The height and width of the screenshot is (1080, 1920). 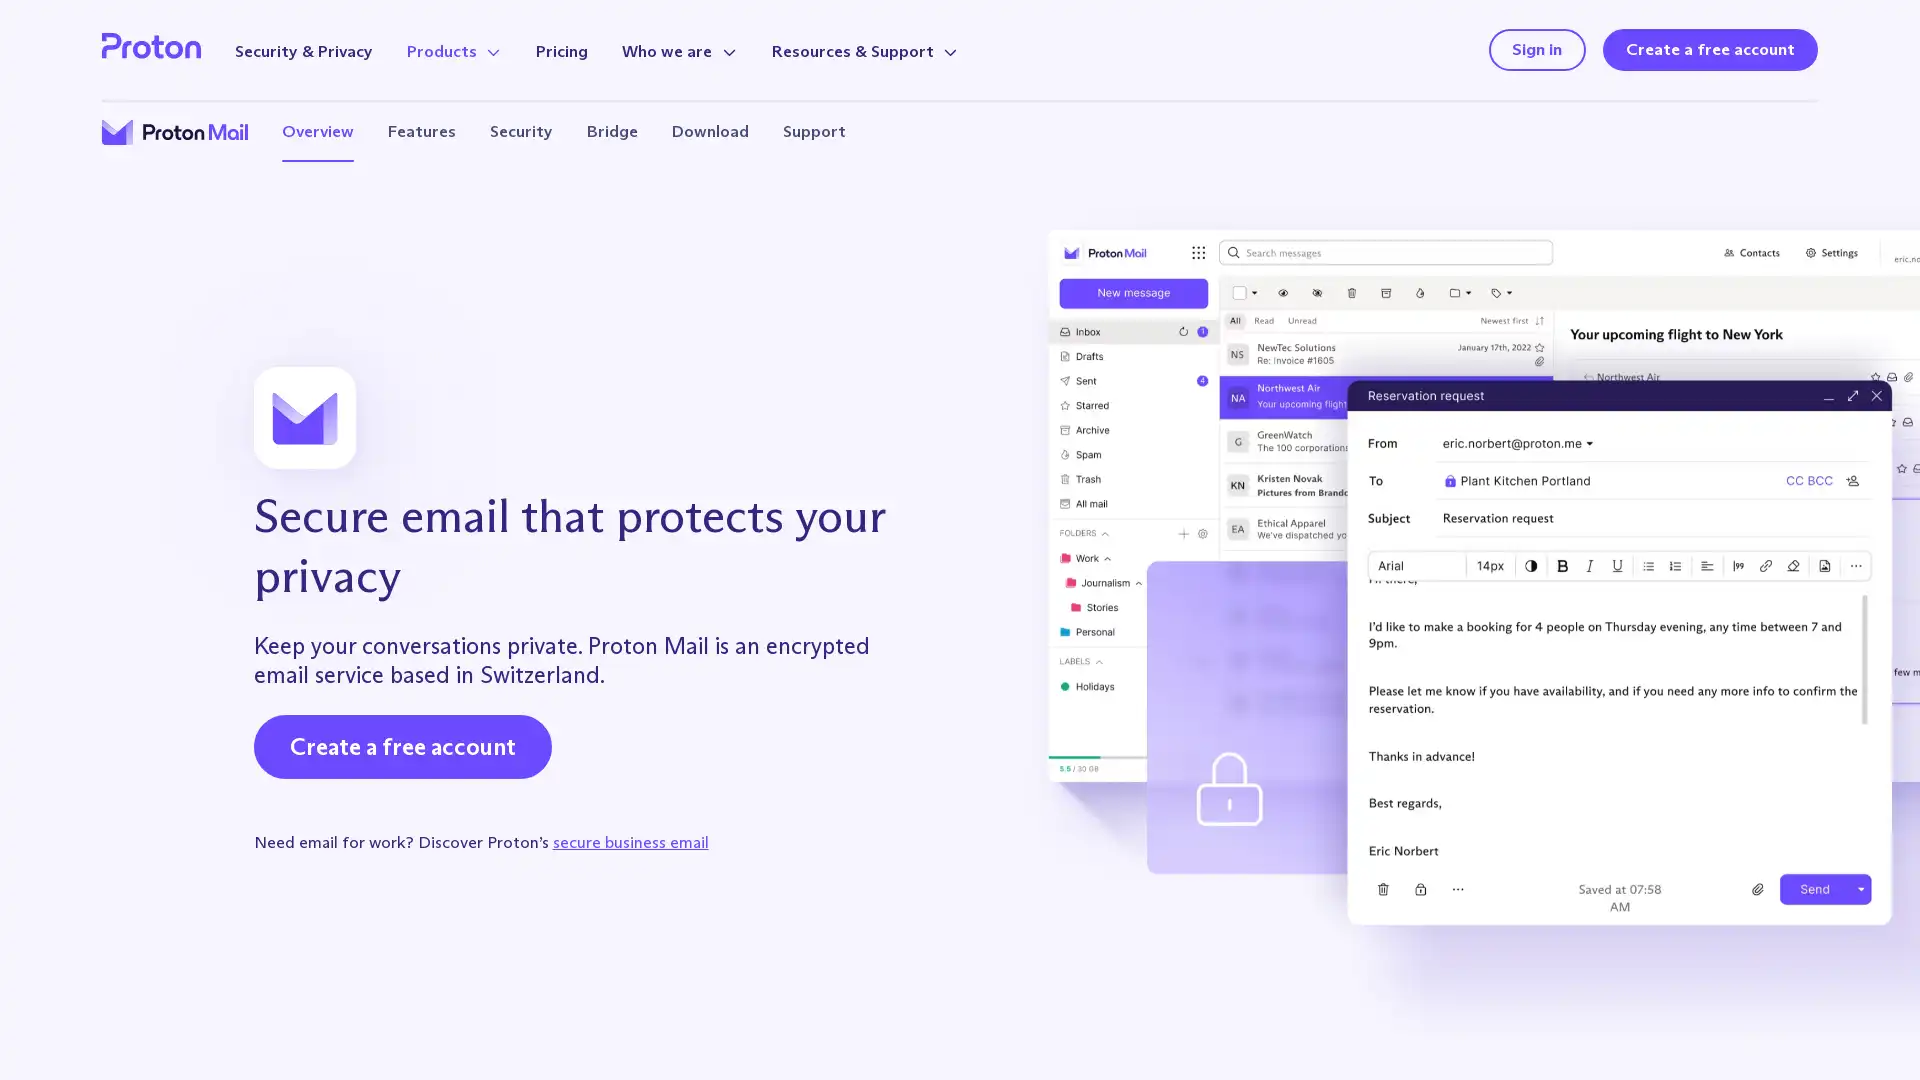 What do you see at coordinates (453, 50) in the screenshot?
I see `Products` at bounding box center [453, 50].